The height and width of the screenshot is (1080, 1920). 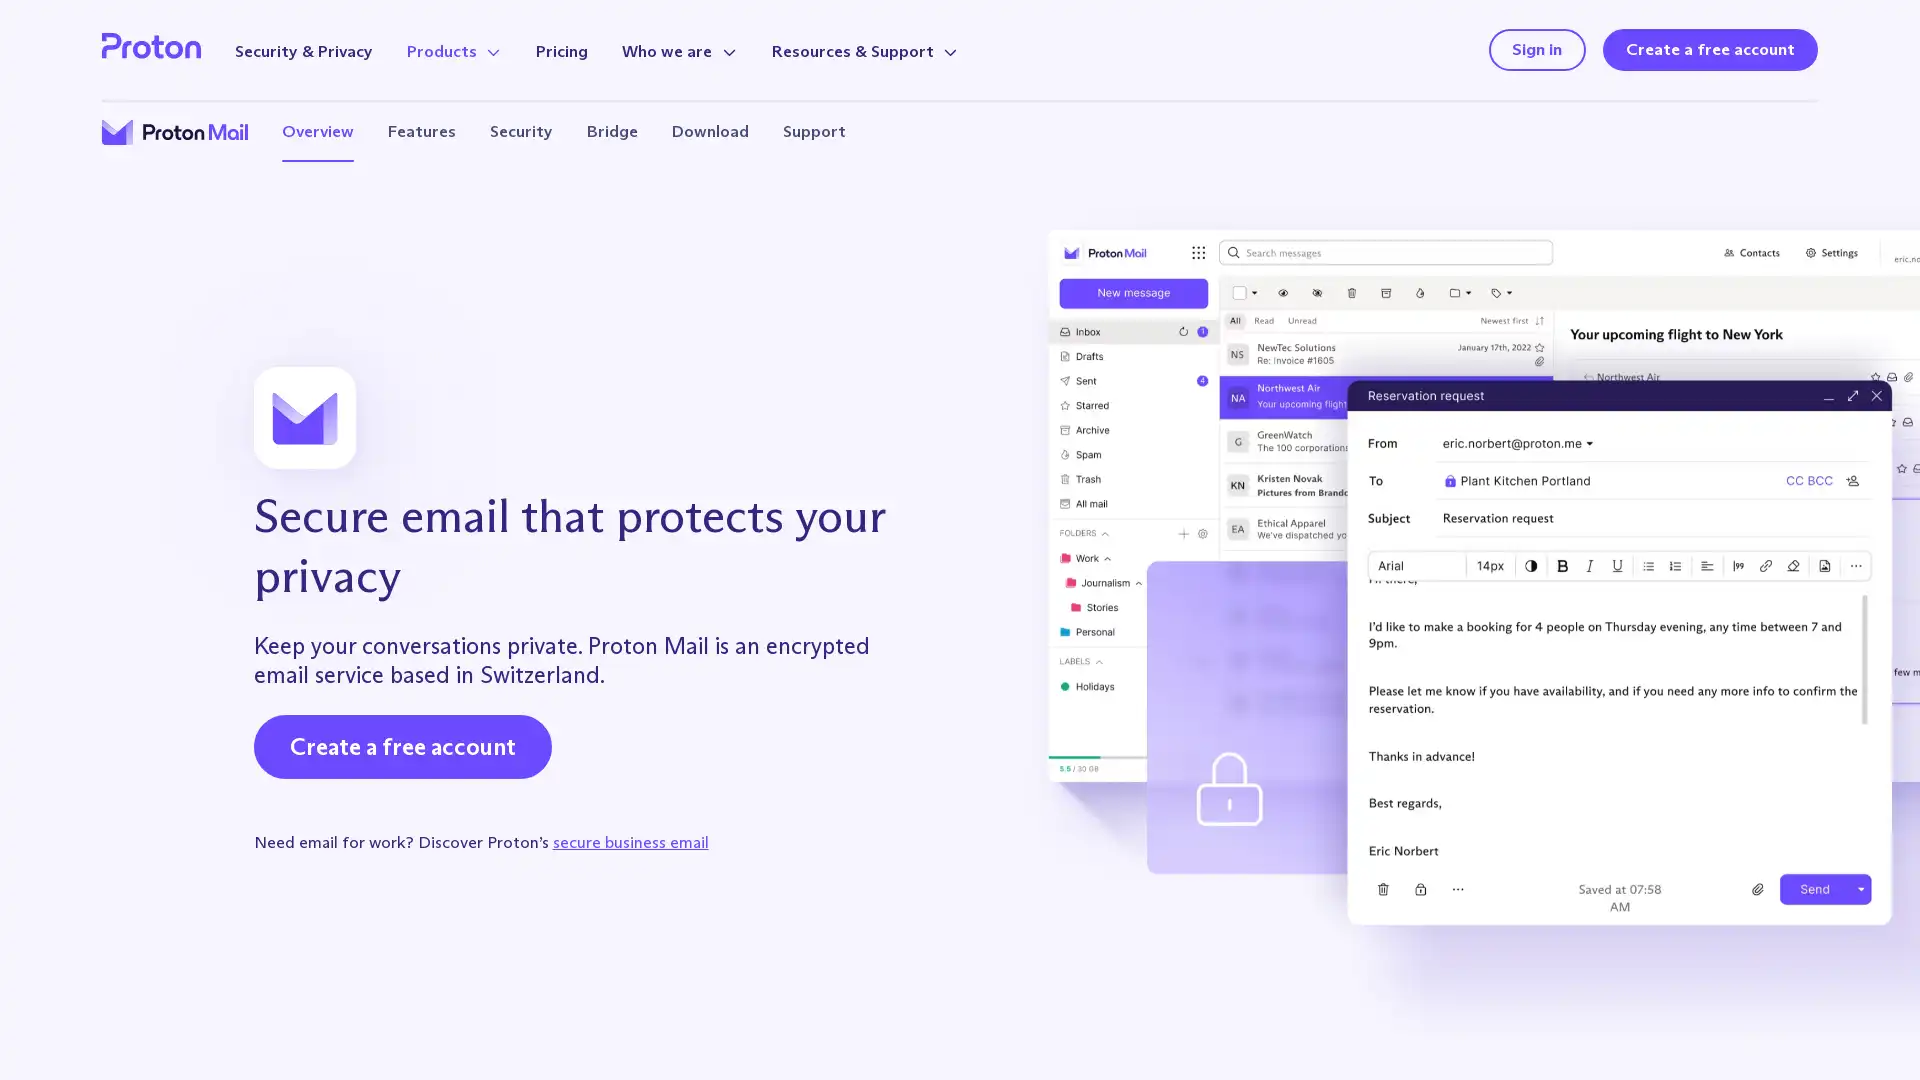 What do you see at coordinates (453, 50) in the screenshot?
I see `Products` at bounding box center [453, 50].